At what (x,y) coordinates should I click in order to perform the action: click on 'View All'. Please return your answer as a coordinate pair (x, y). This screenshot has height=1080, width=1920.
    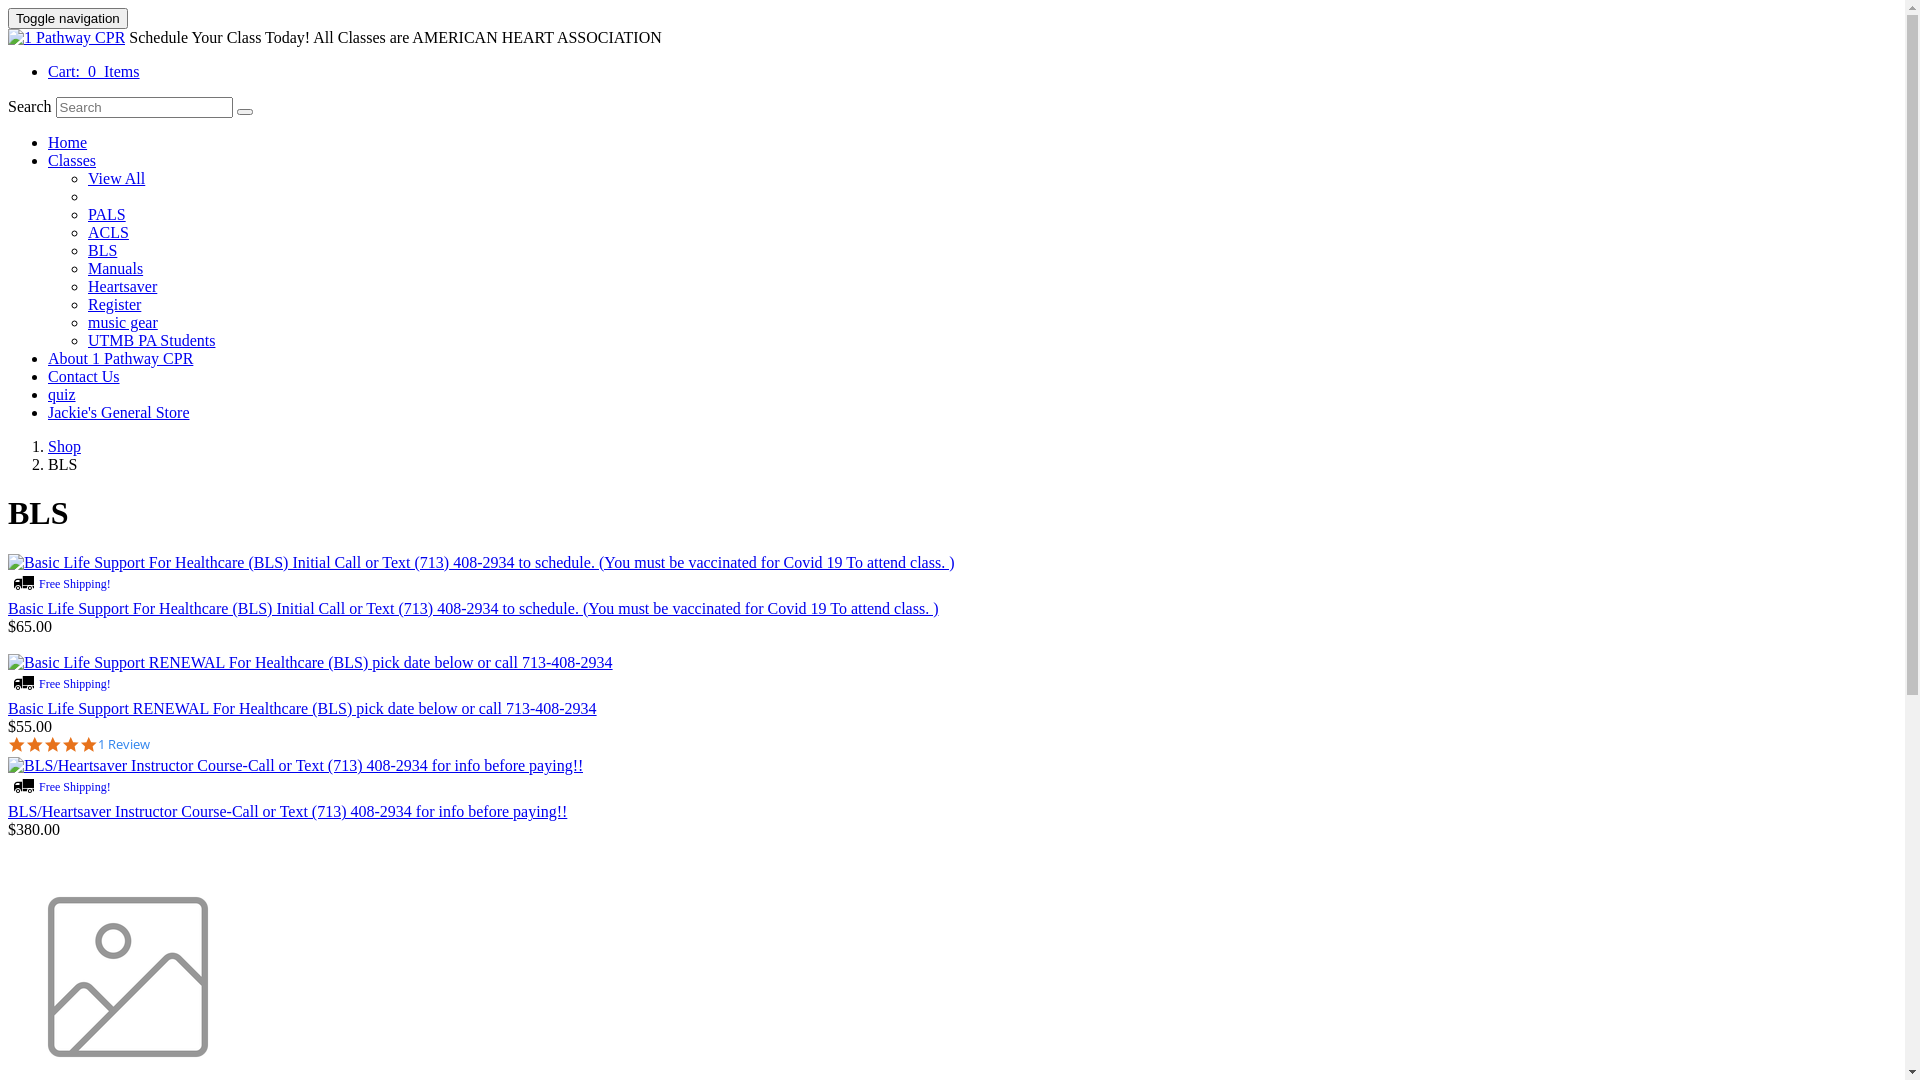
    Looking at the image, I should click on (115, 177).